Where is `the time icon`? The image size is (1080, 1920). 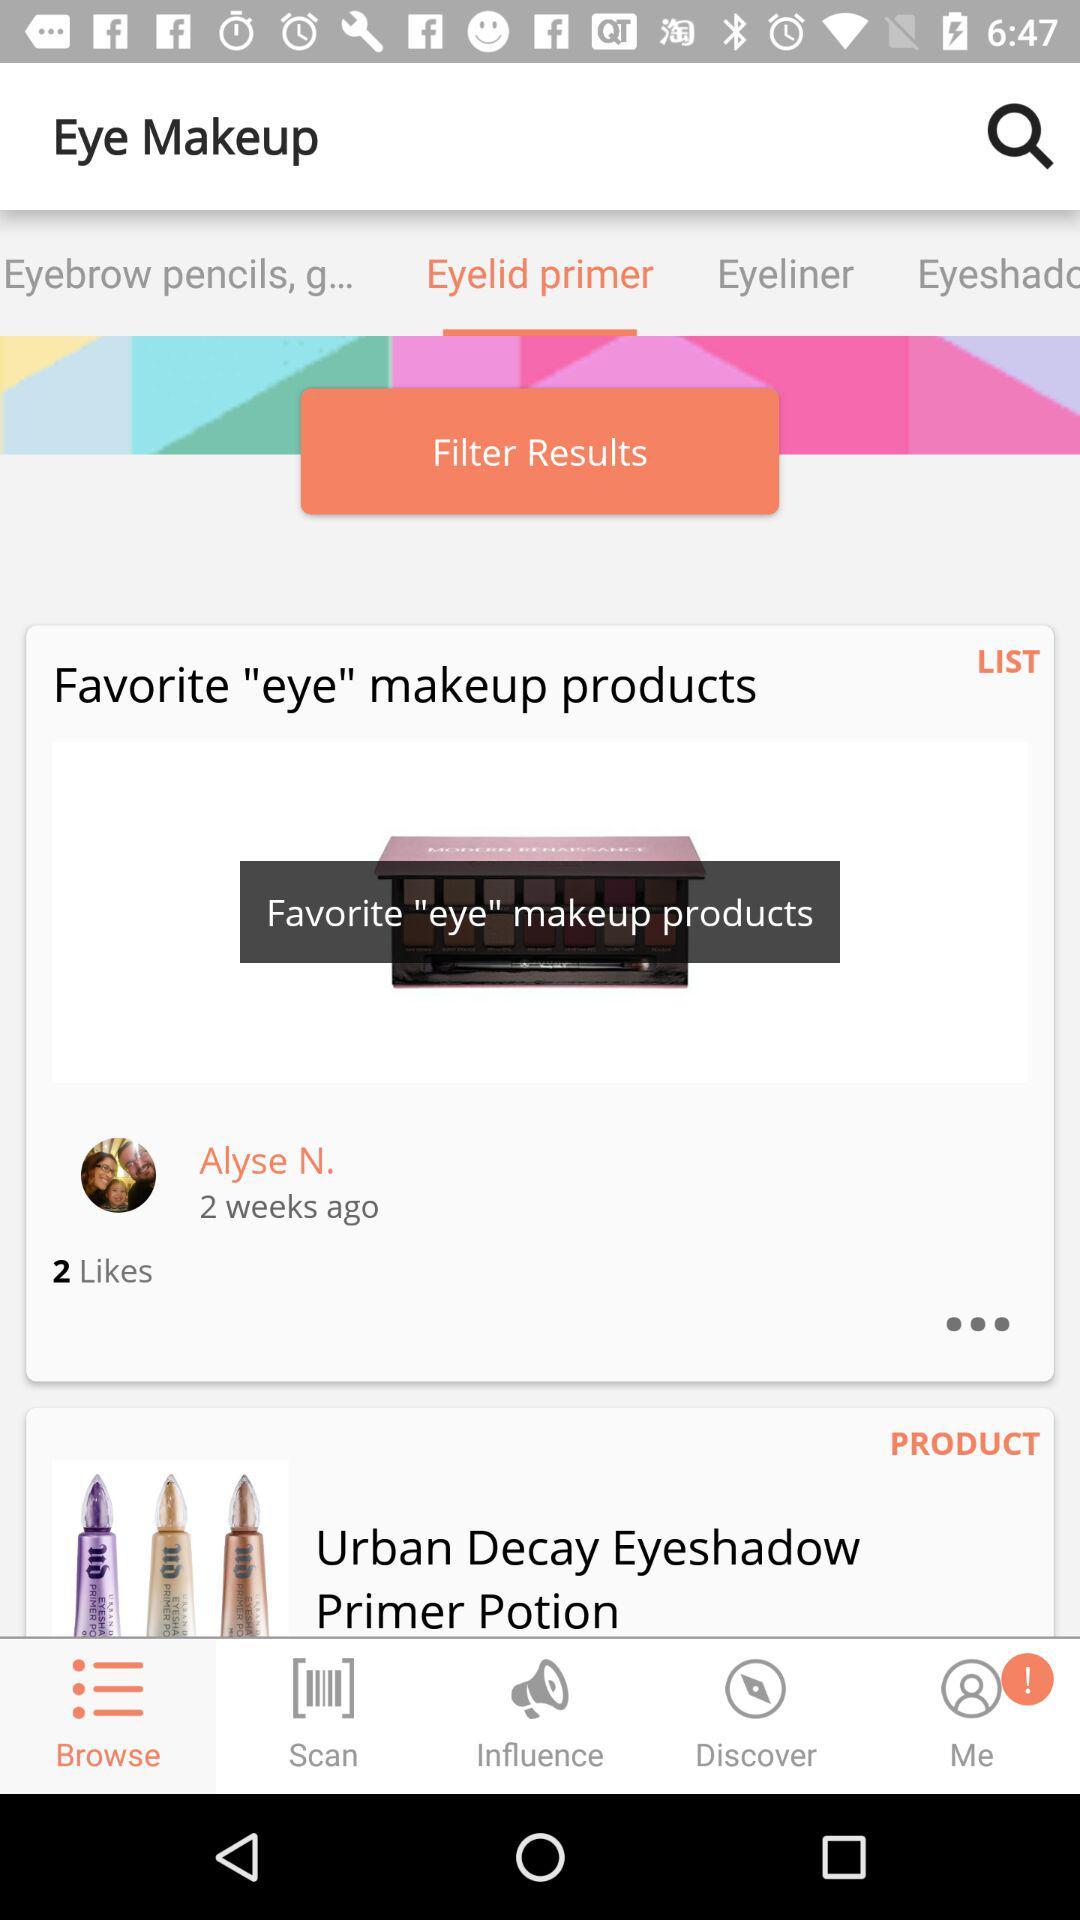 the time icon is located at coordinates (756, 1715).